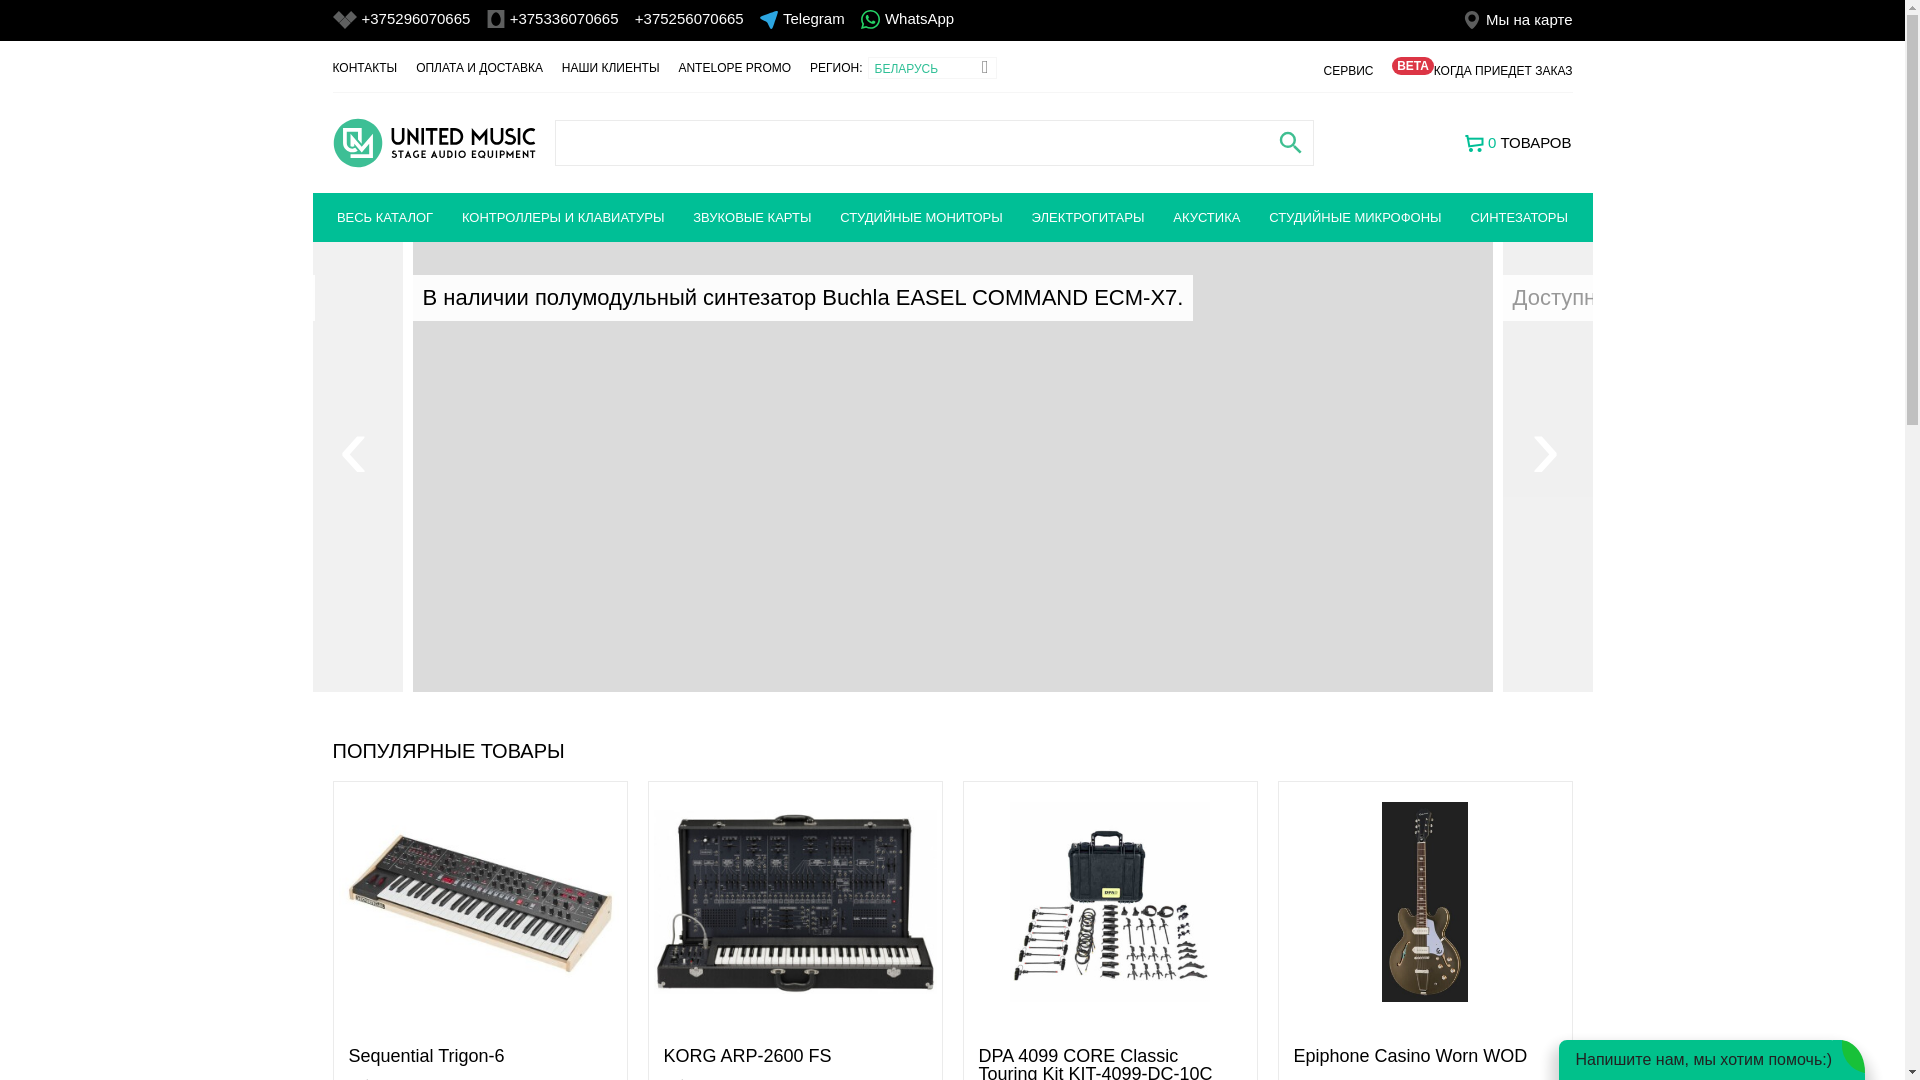  I want to click on '+375296070665', so click(415, 18).